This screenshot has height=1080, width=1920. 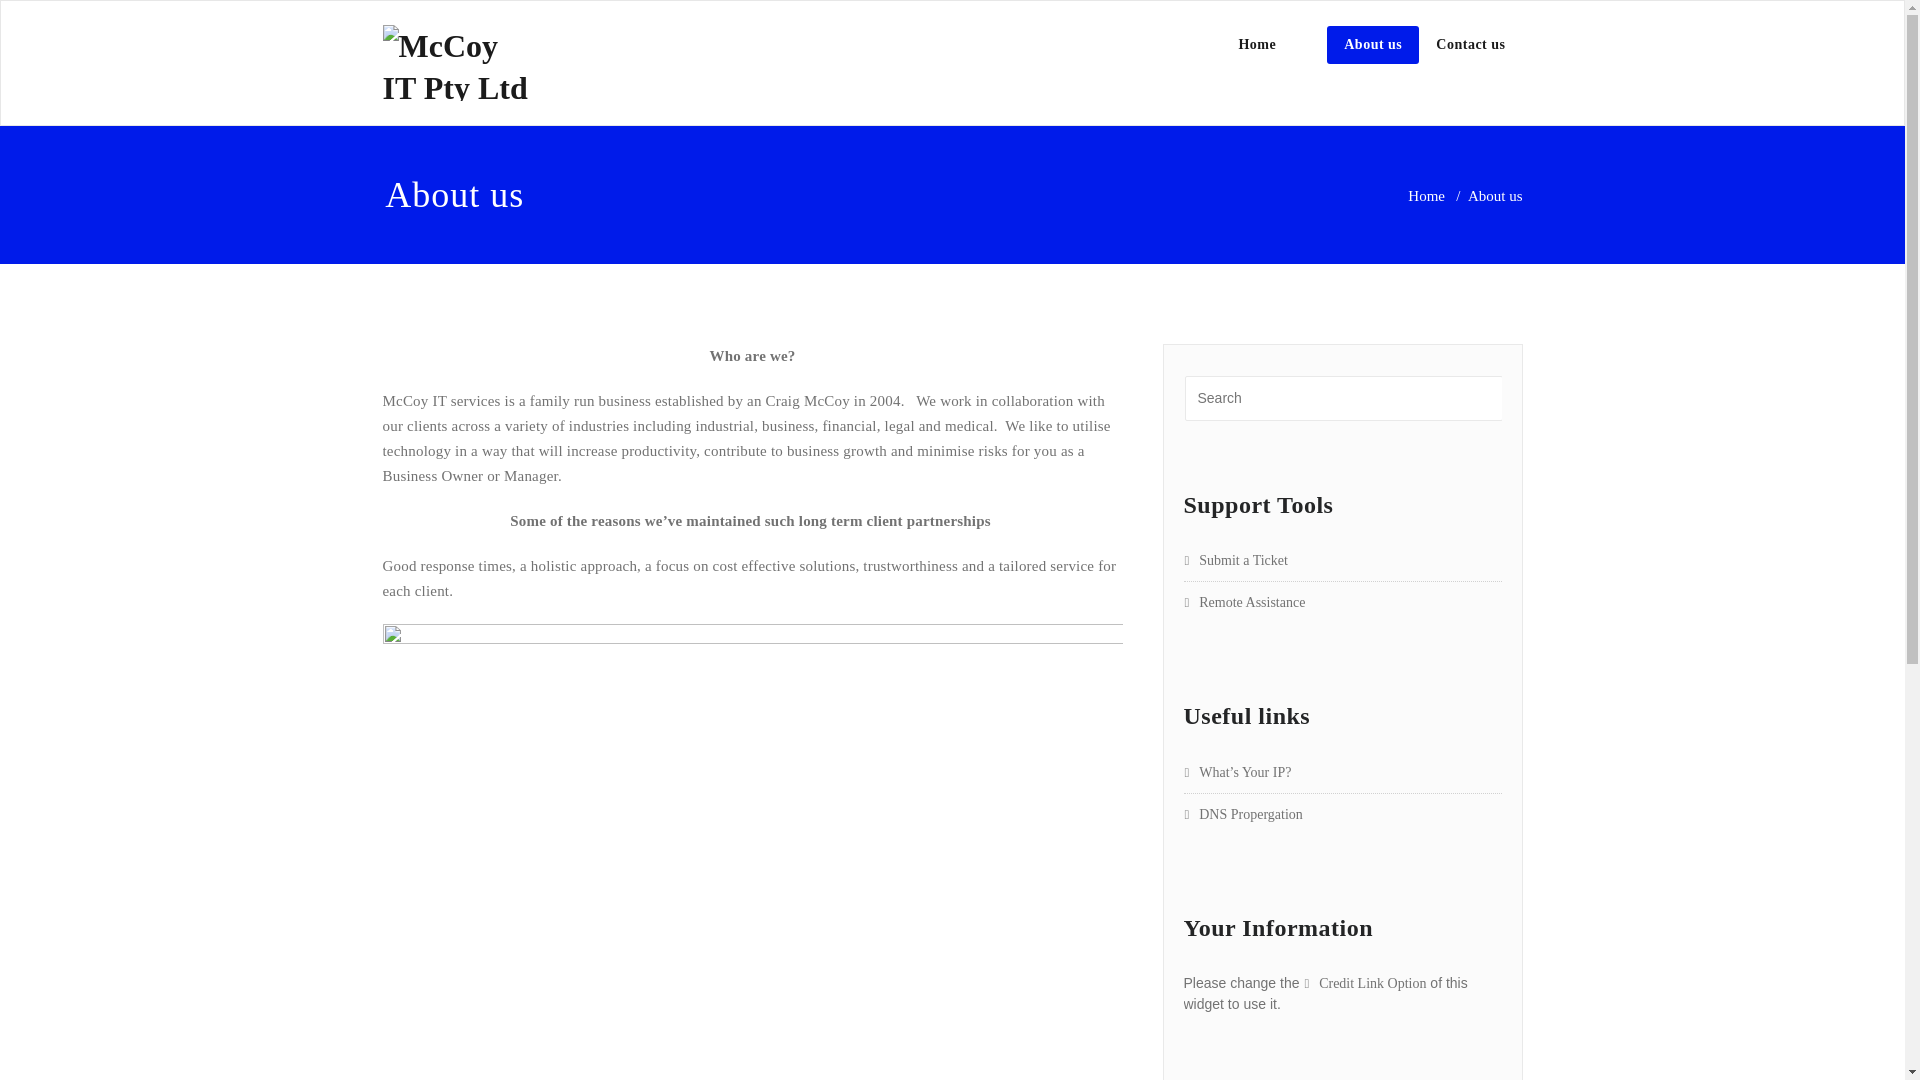 I want to click on 'Contact us', so click(x=1418, y=45).